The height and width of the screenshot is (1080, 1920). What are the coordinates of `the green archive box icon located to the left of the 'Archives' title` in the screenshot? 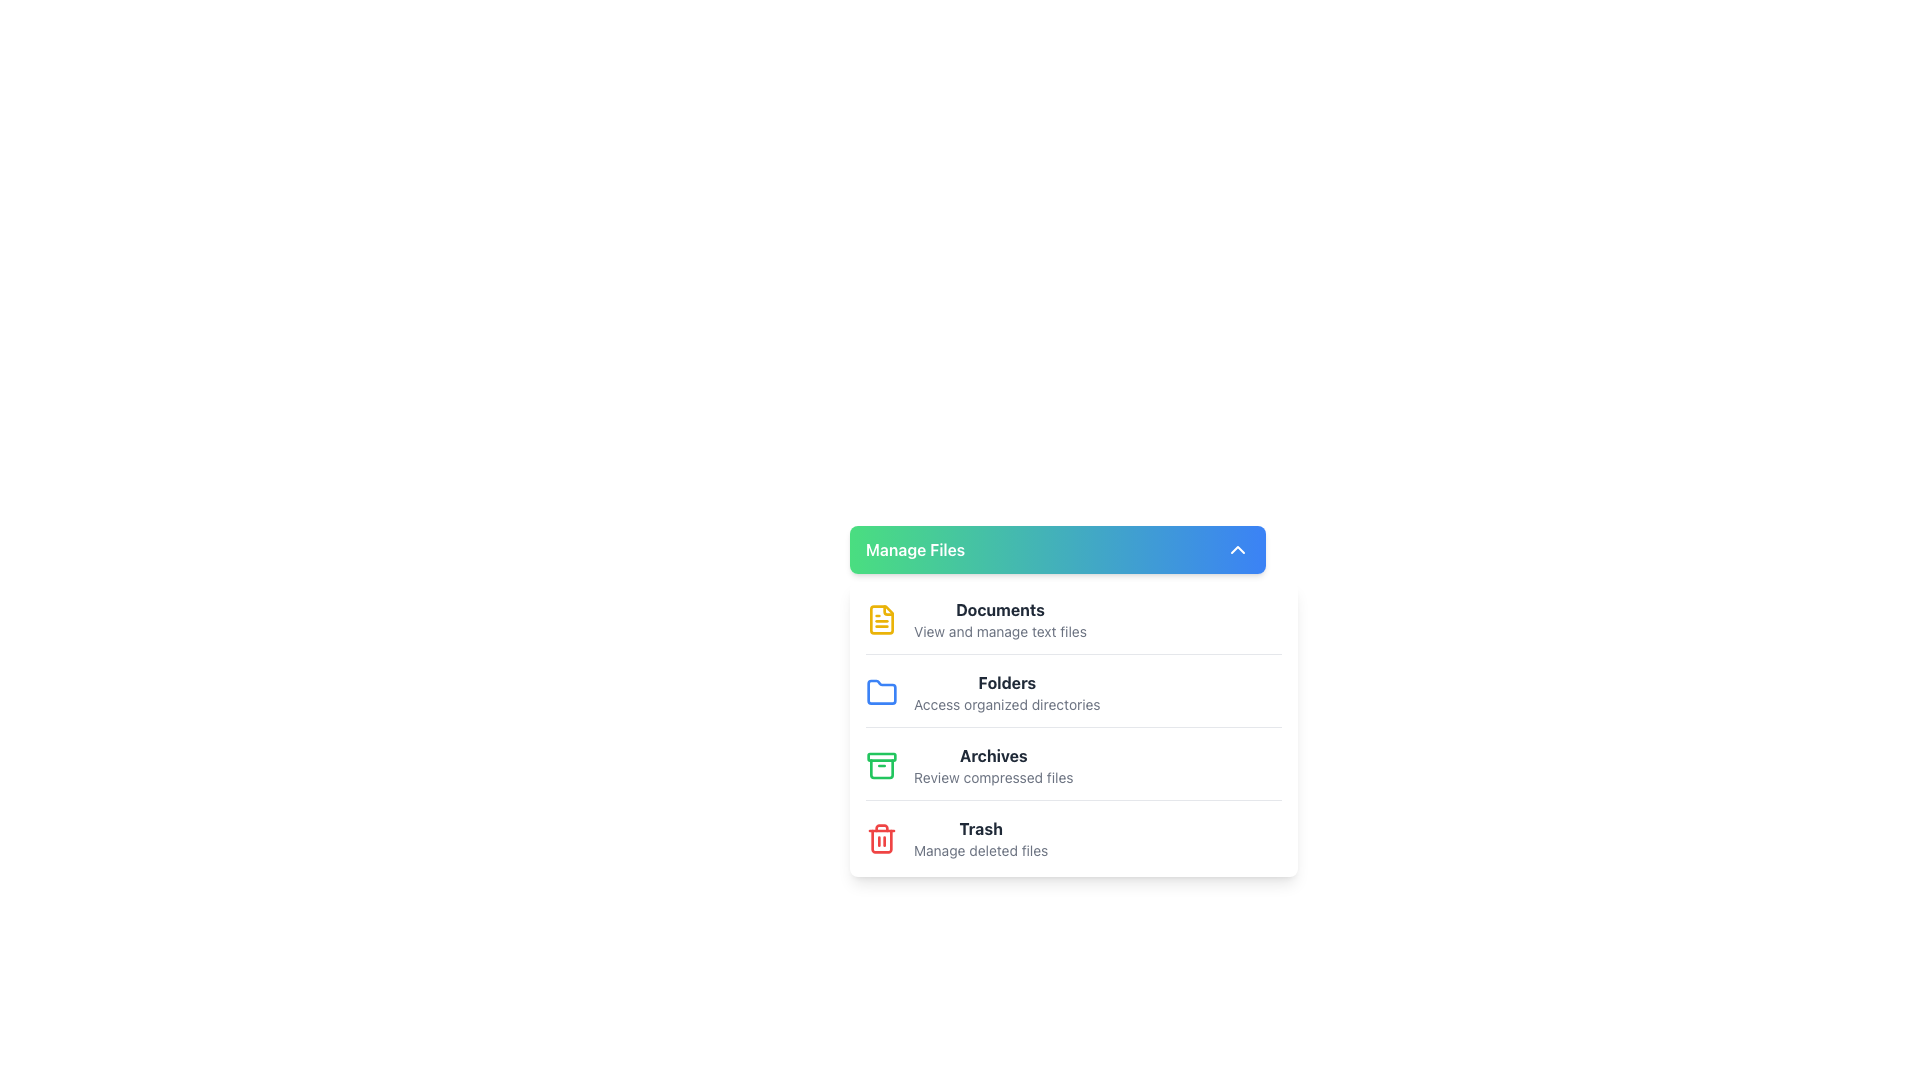 It's located at (881, 765).